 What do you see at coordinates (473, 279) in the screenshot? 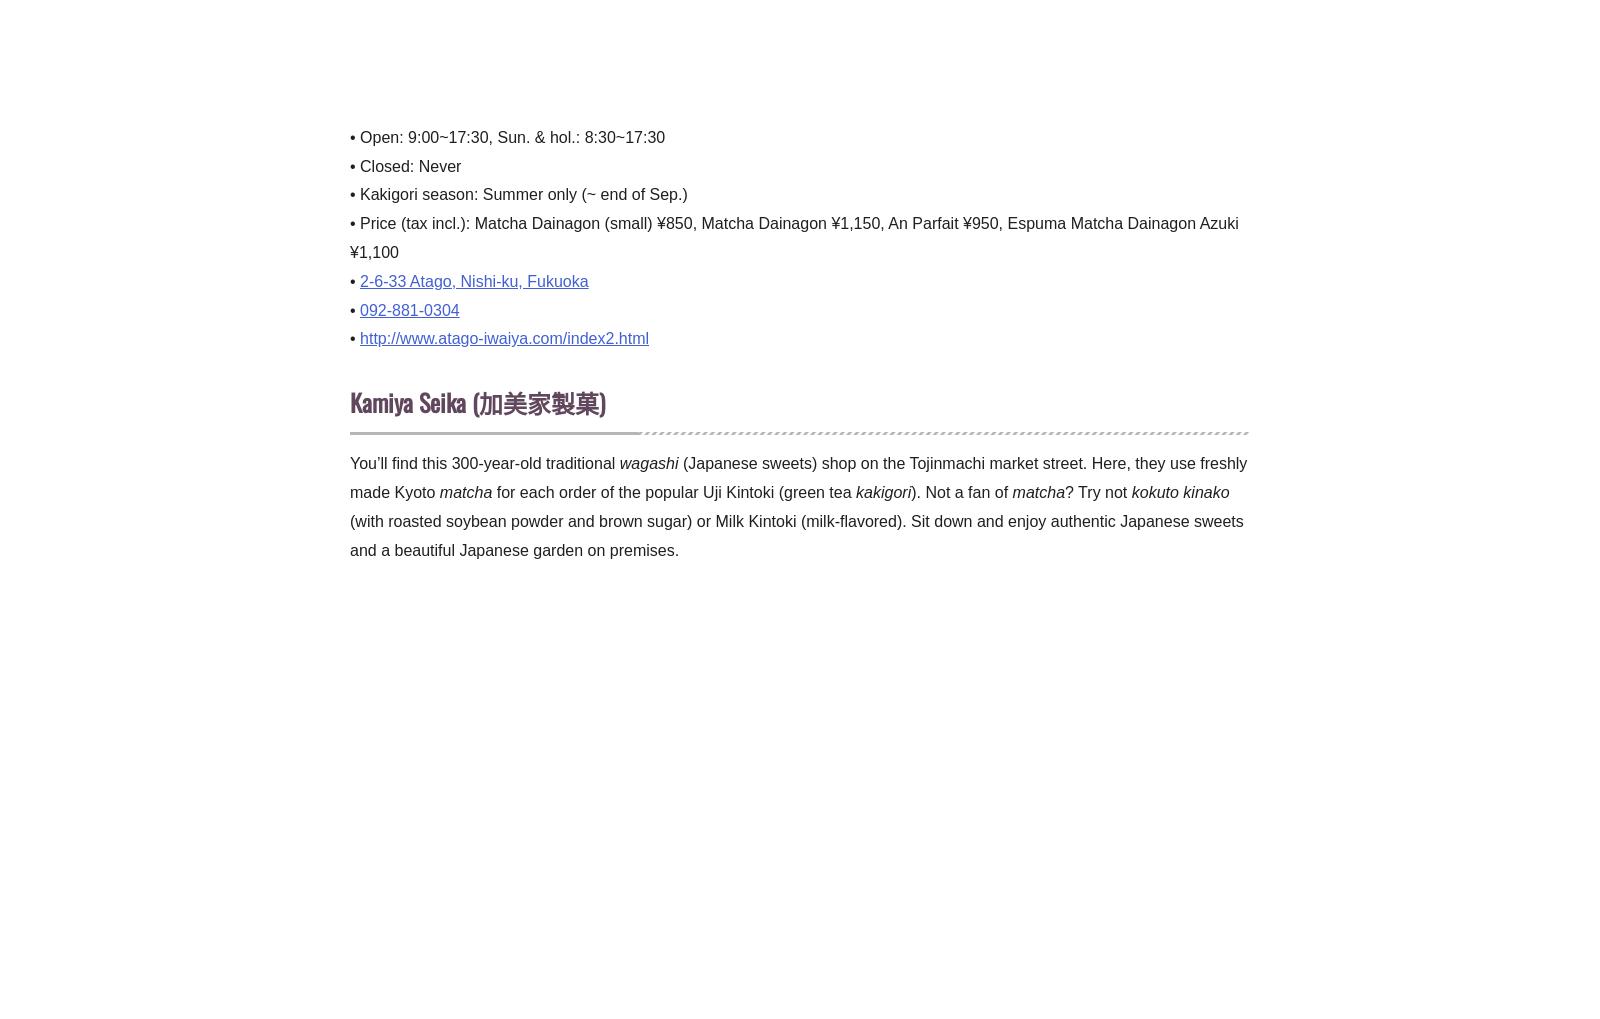
I see `'2-6-33 Atago, Nishi-ku, Fukuoka'` at bounding box center [473, 279].